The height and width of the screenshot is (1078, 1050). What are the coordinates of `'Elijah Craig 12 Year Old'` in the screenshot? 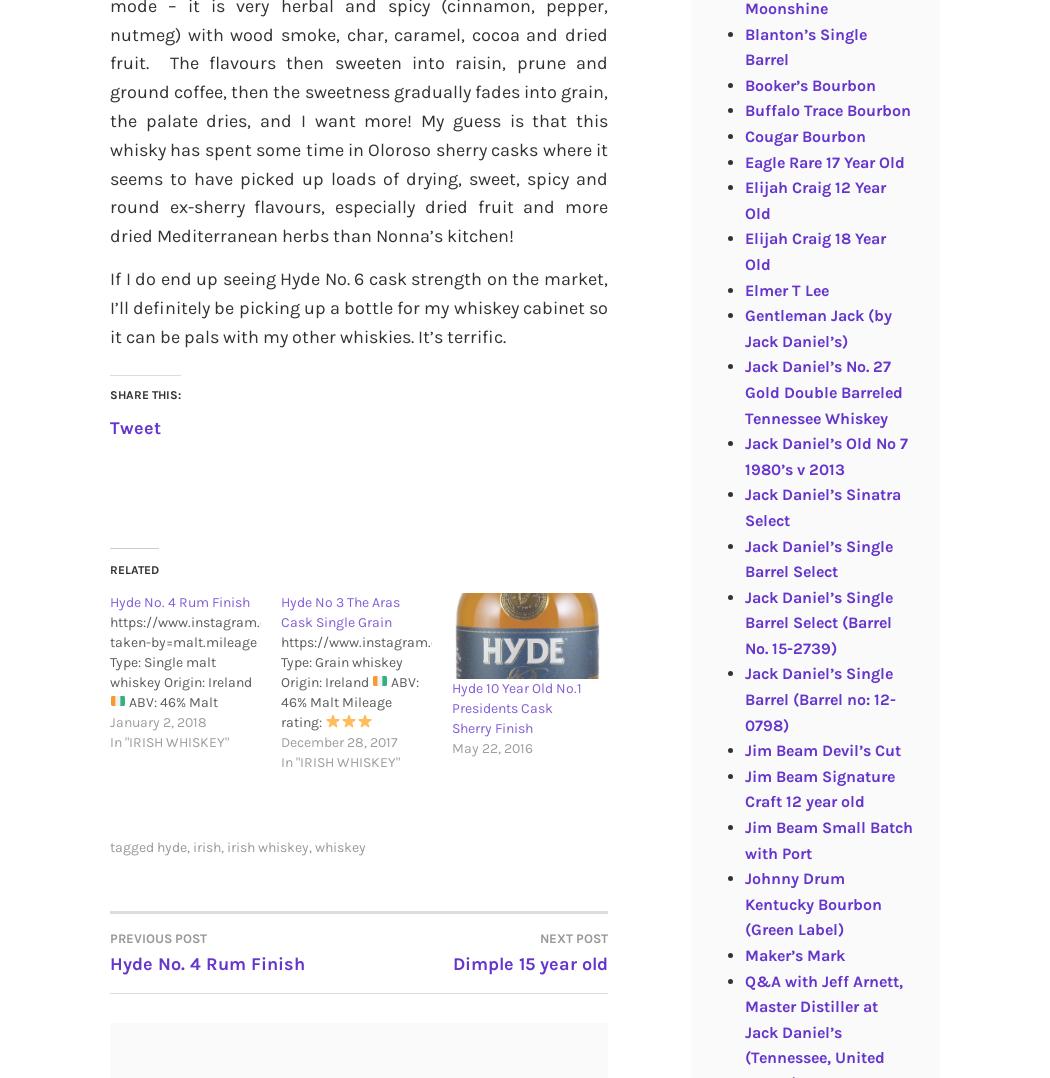 It's located at (813, 199).